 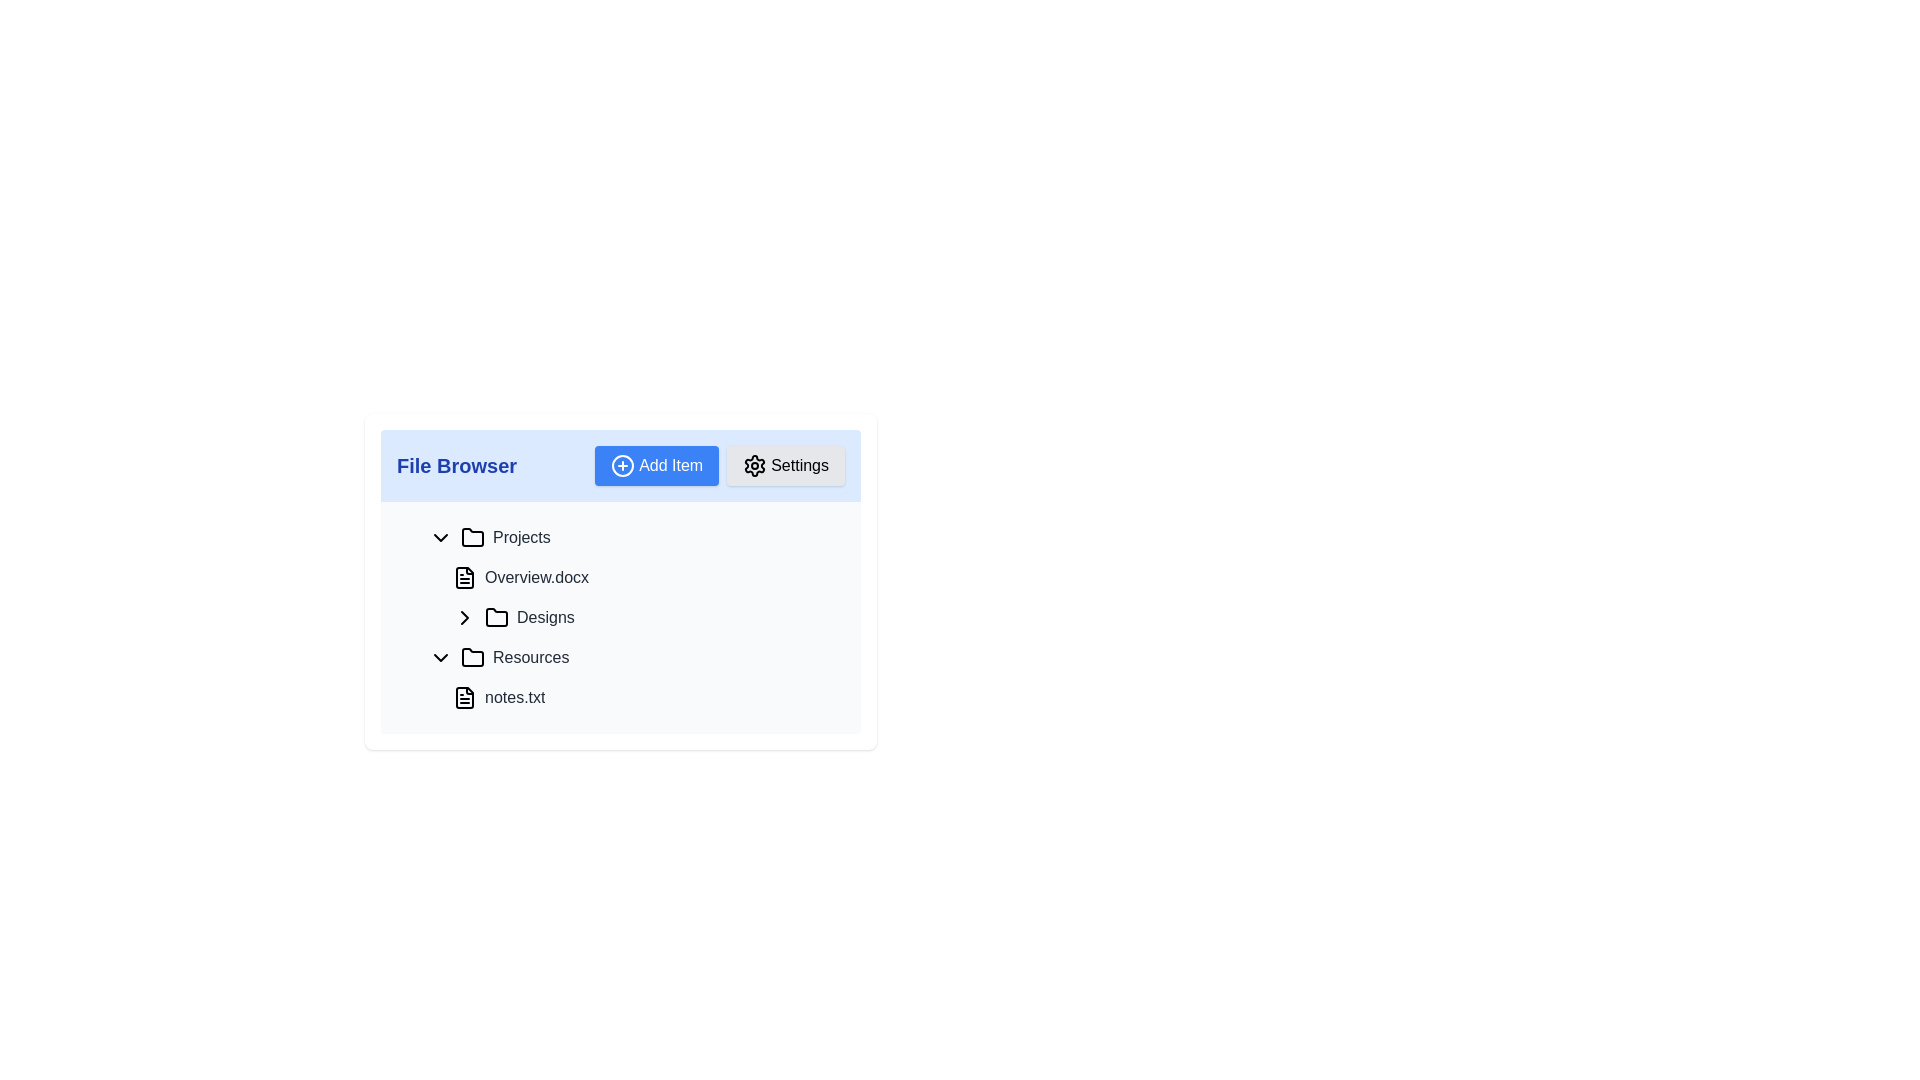 What do you see at coordinates (440, 536) in the screenshot?
I see `the downward-pointing chevron icon located to the far left of the 'Projects' label` at bounding box center [440, 536].